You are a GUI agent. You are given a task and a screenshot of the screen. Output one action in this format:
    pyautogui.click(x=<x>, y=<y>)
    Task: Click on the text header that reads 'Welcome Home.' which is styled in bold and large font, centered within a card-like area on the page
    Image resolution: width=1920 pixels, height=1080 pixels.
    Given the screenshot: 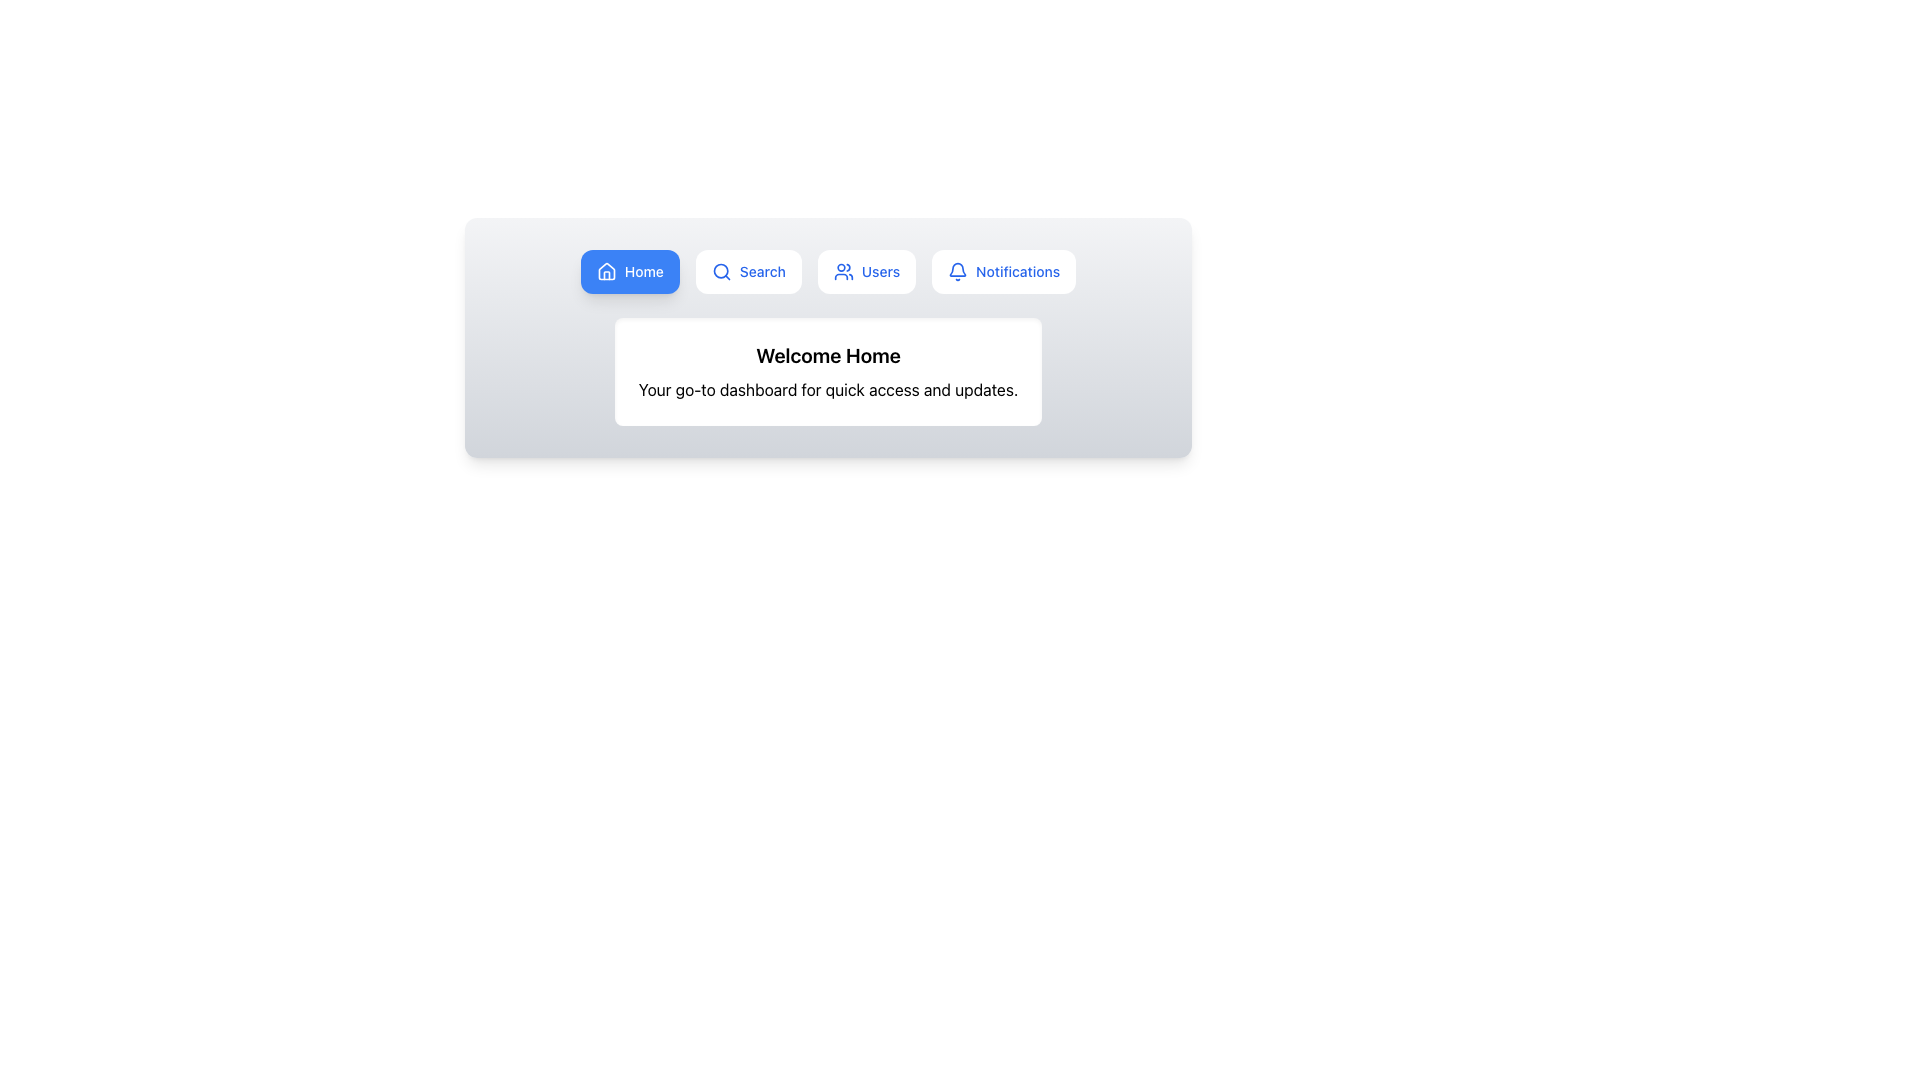 What is the action you would take?
    pyautogui.click(x=828, y=354)
    